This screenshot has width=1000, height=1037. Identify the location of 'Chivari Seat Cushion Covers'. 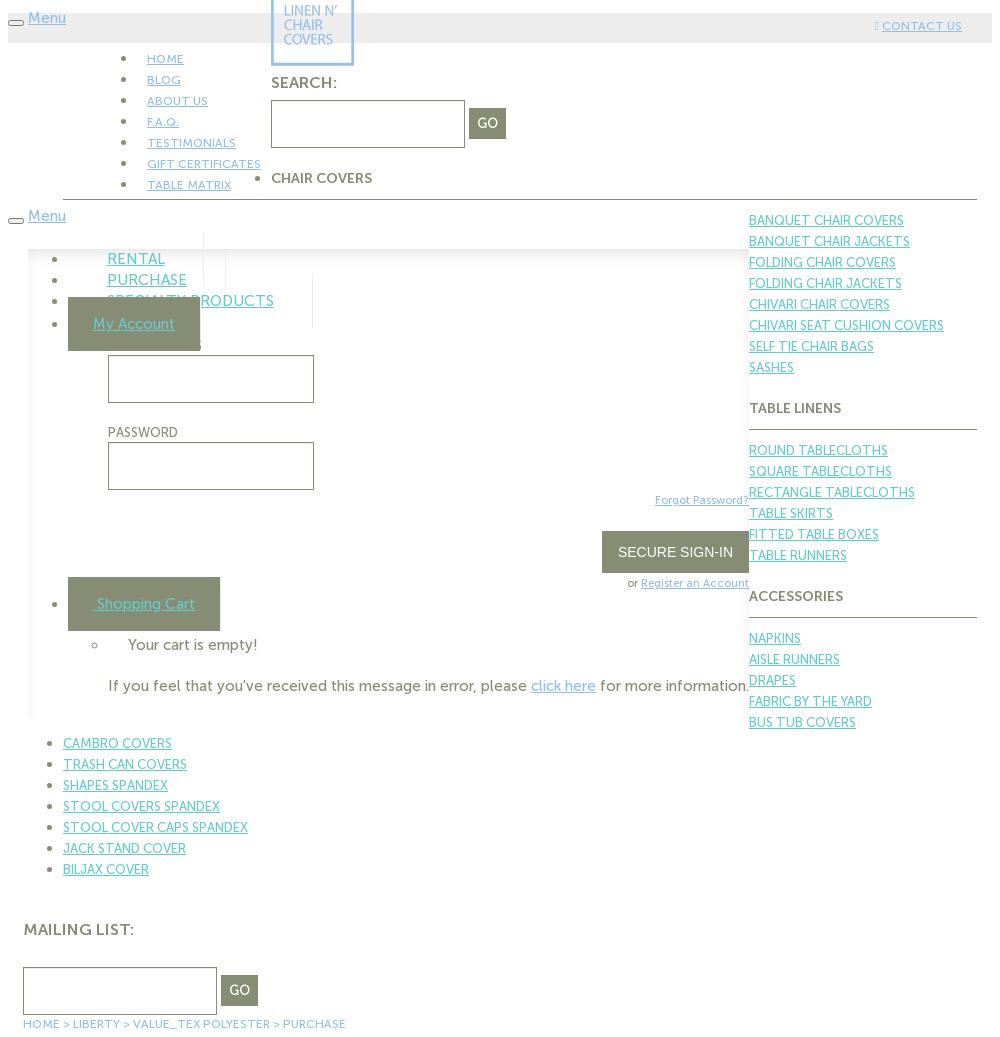
(845, 324).